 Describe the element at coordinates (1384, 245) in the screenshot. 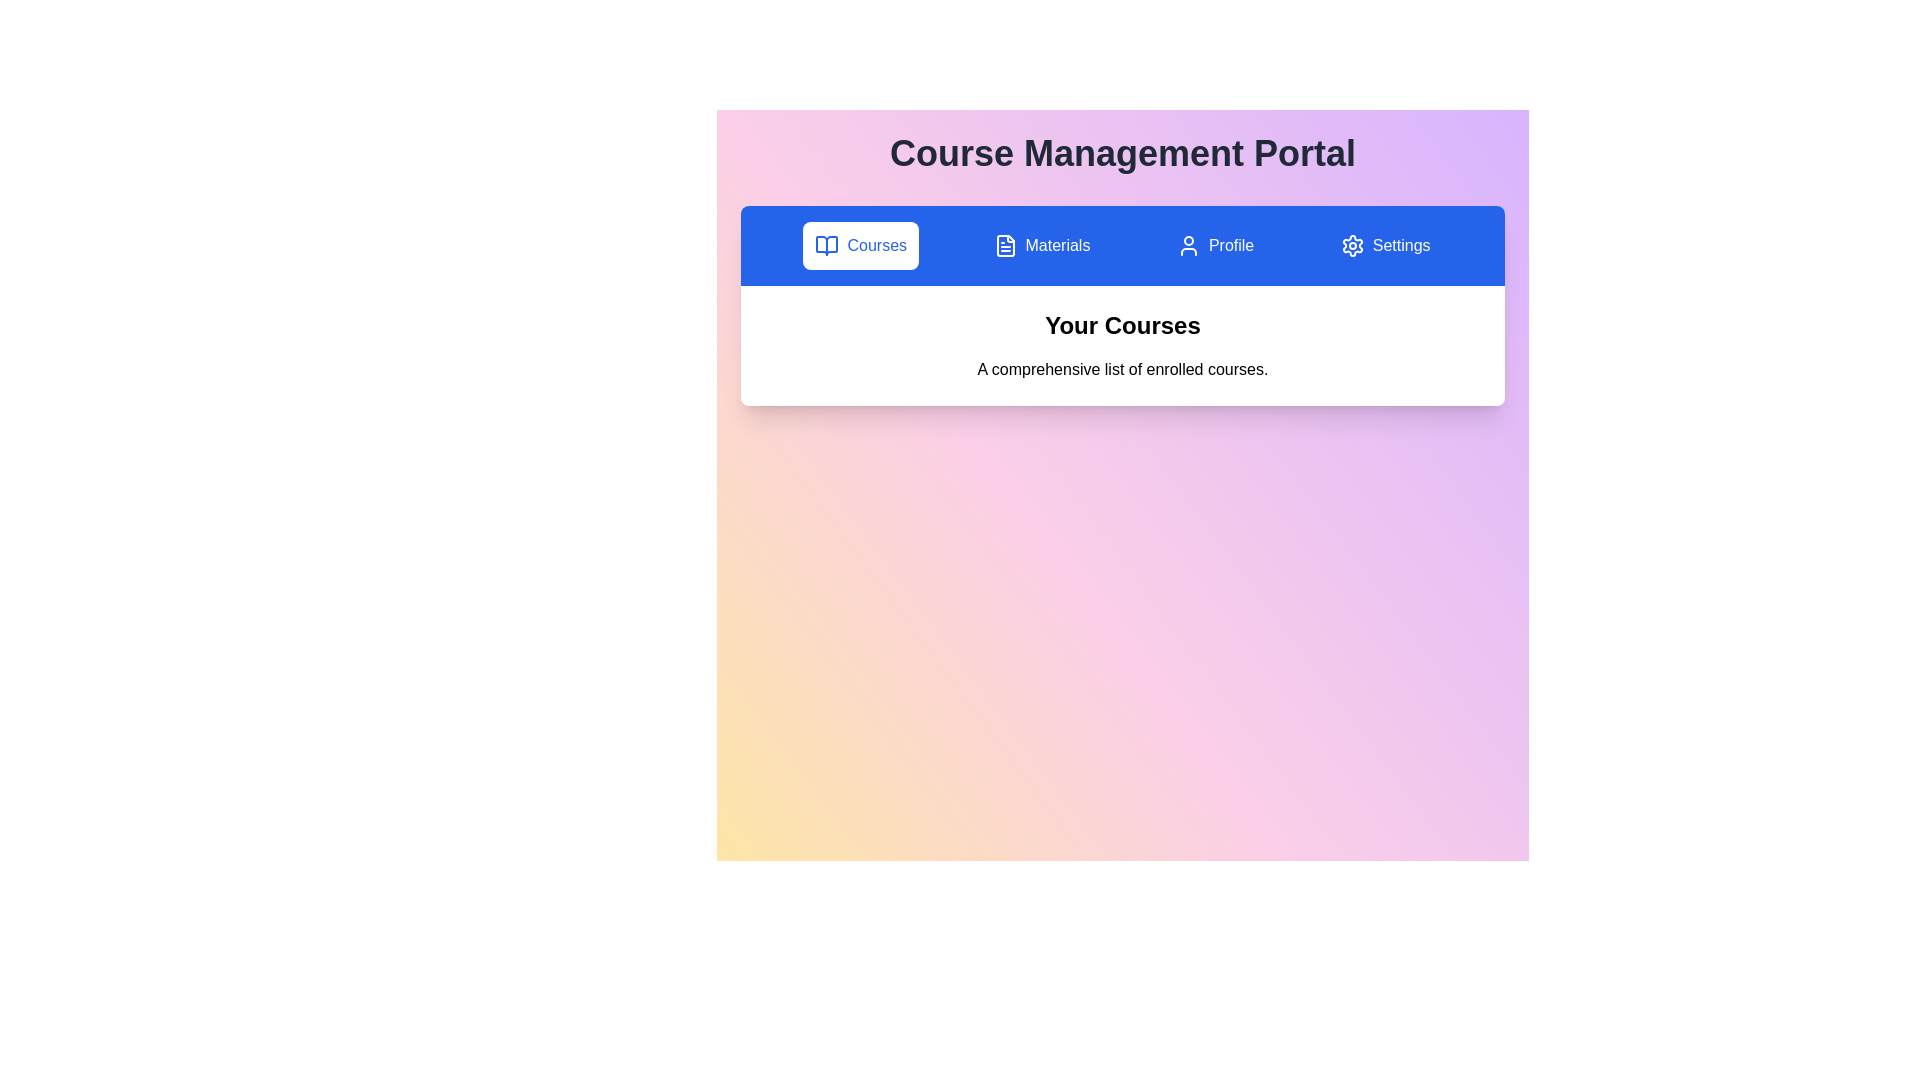

I see `the settings button located in the top navigation bar, which is the fourth button to the right of the Profile button` at that location.